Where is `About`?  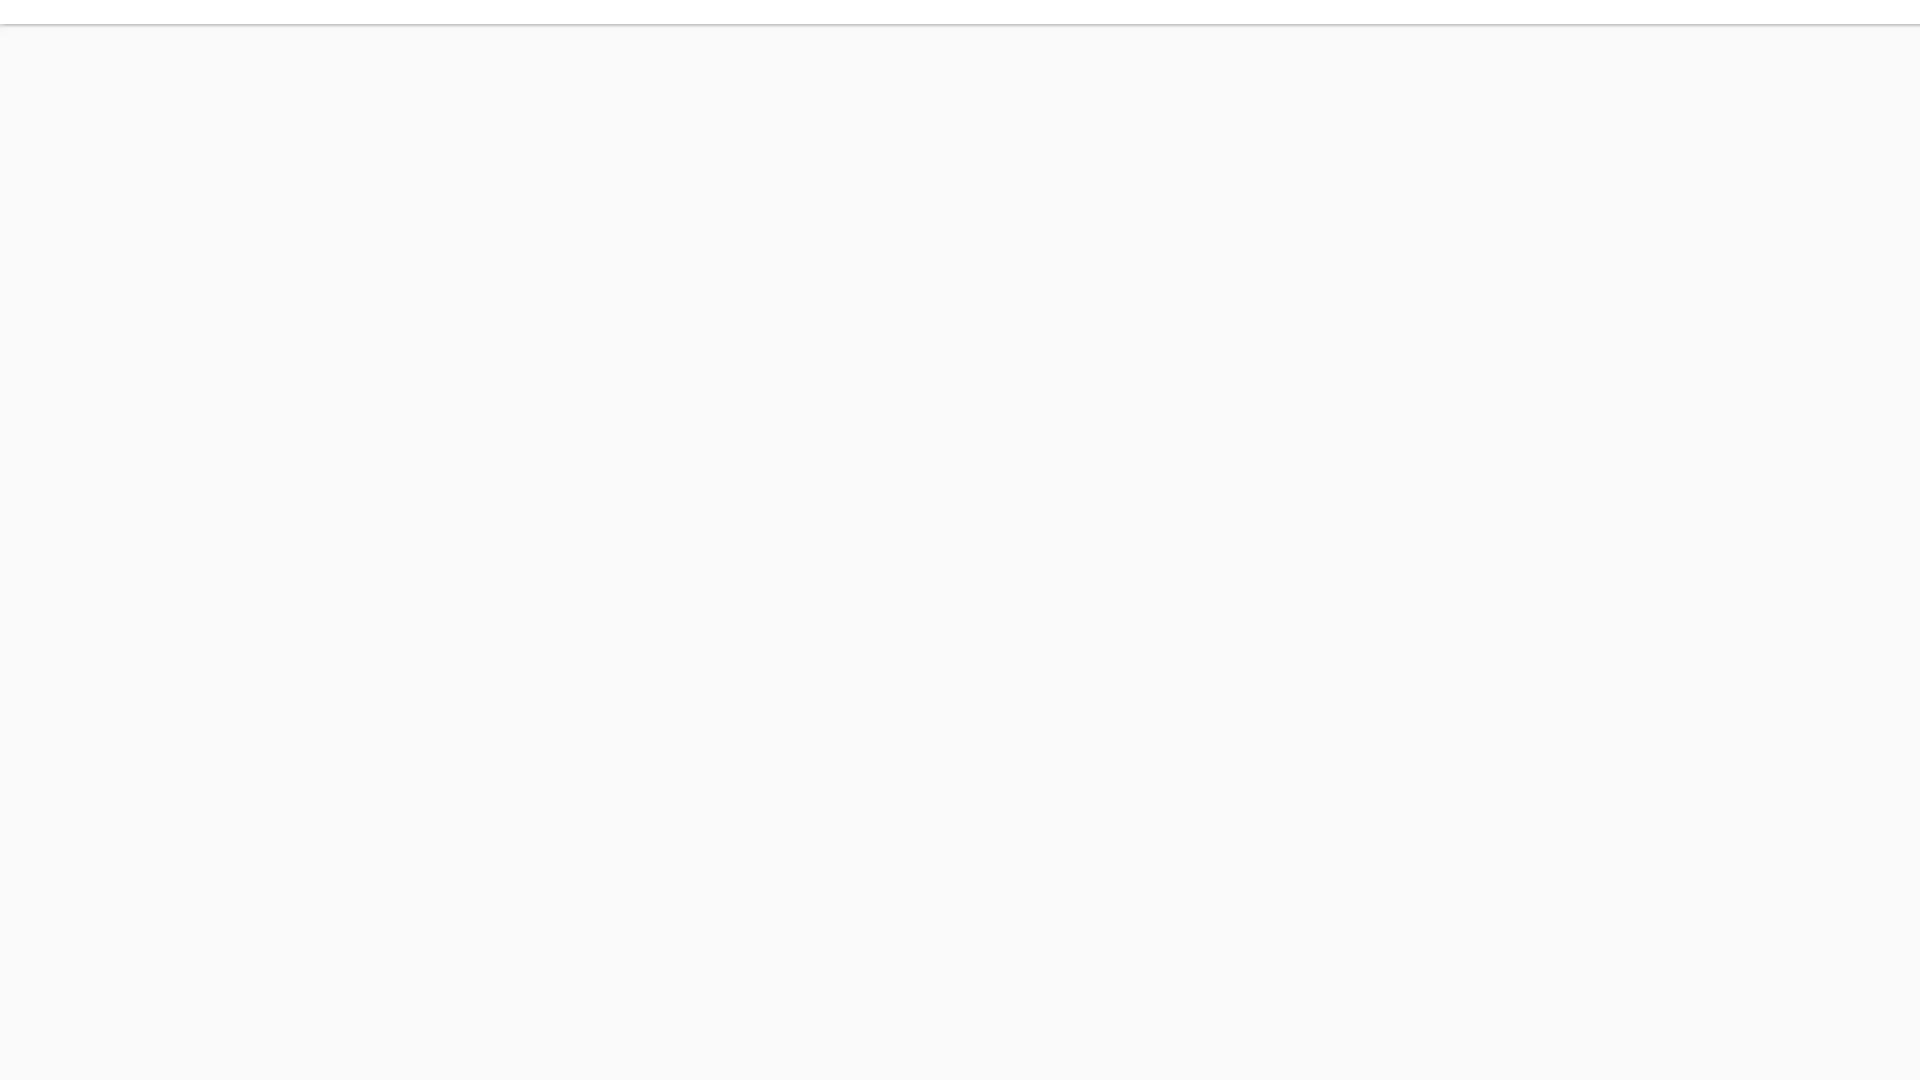 About is located at coordinates (887, 375).